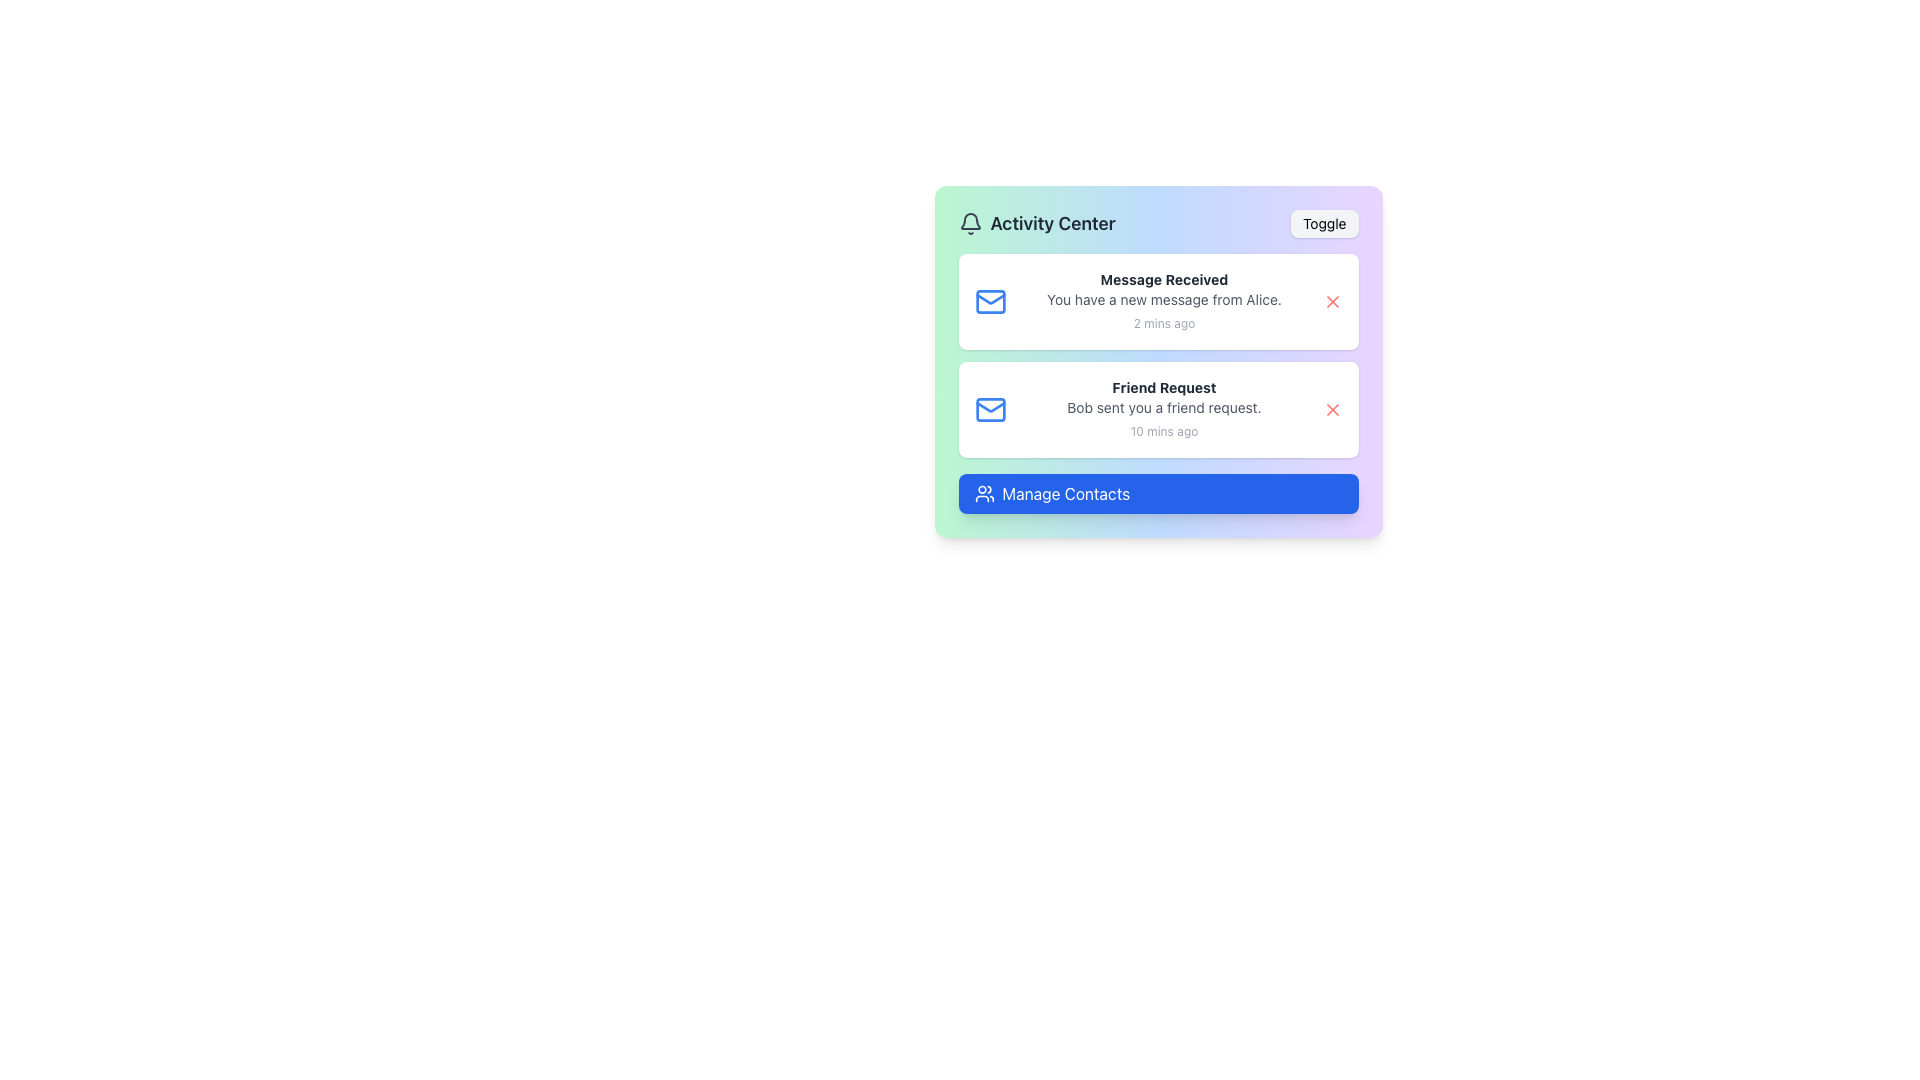 The width and height of the screenshot is (1920, 1080). Describe the element at coordinates (1332, 301) in the screenshot. I see `the close button located on the right side of the notification card in the Activity Center interface, adjacent to 'Message Received'` at that location.